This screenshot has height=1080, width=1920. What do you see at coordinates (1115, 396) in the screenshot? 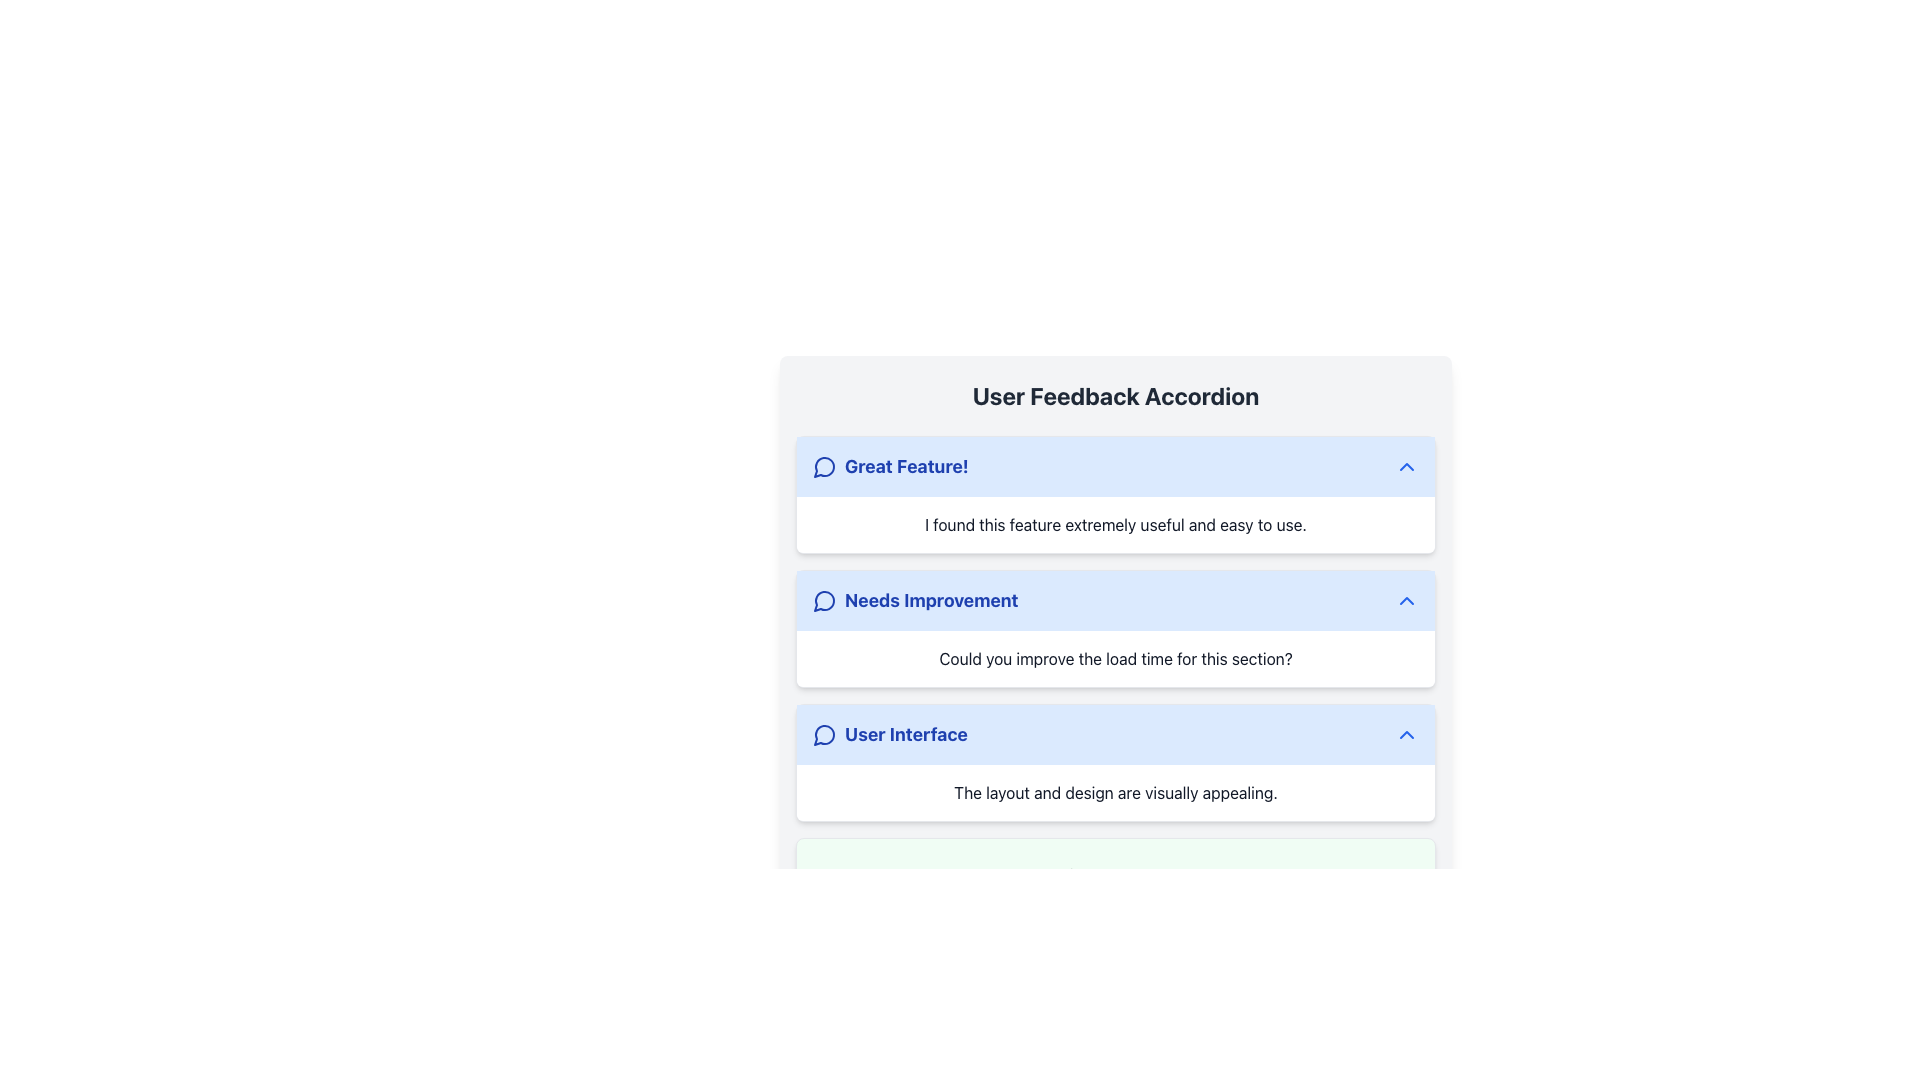
I see `static text label at the top of the user feedback section, which serves as a header for the accordion interface` at bounding box center [1115, 396].